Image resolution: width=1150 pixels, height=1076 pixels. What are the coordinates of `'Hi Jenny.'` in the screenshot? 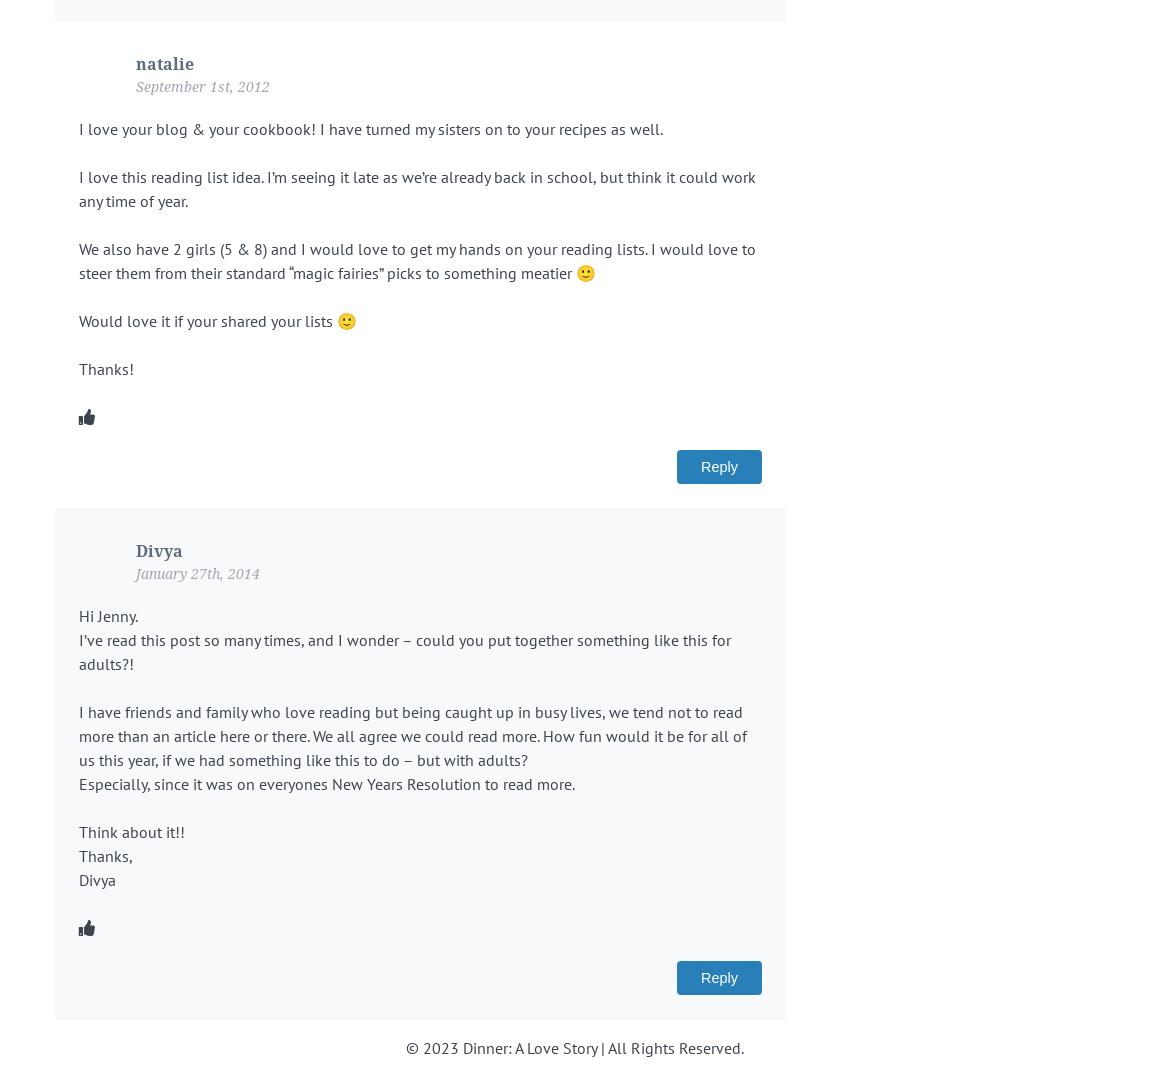 It's located at (78, 616).